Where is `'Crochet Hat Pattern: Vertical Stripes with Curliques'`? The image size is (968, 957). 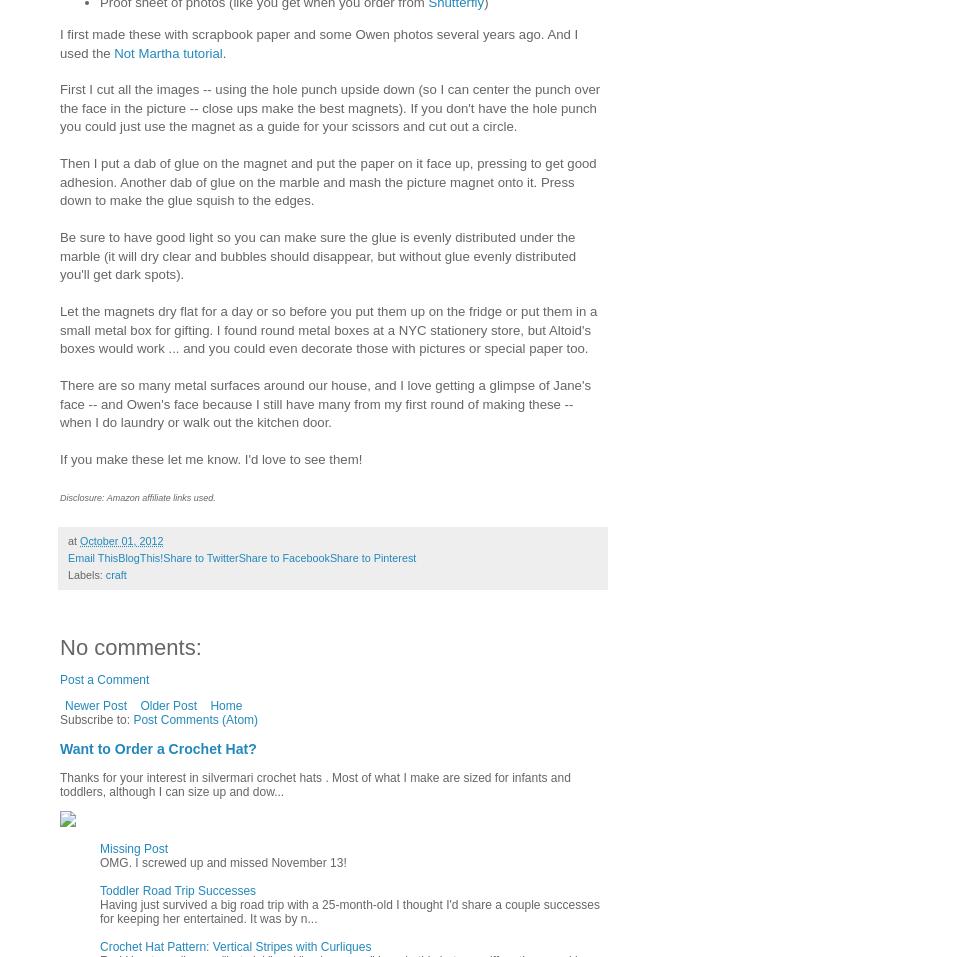
'Crochet Hat Pattern: Vertical Stripes with Curliques' is located at coordinates (234, 947).